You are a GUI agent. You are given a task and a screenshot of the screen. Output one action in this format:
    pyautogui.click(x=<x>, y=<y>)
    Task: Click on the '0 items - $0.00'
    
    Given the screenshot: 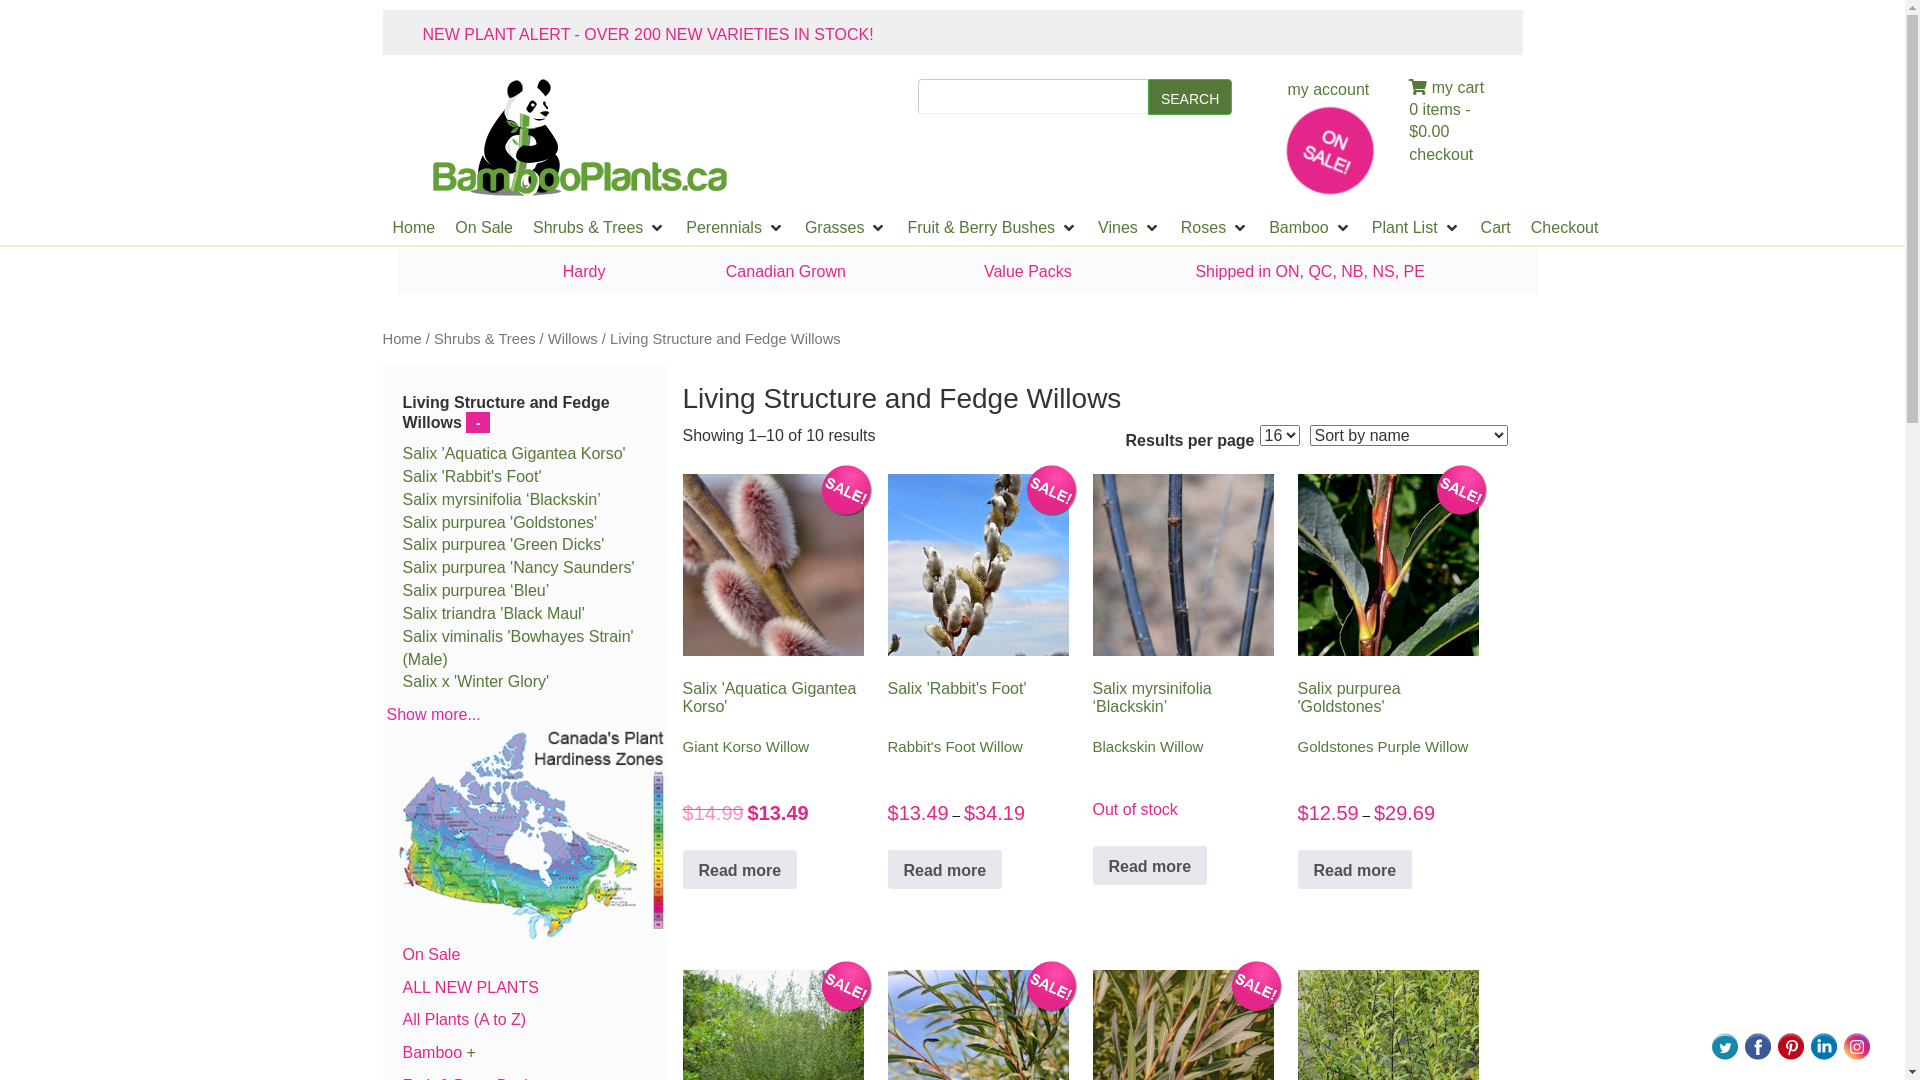 What is the action you would take?
    pyautogui.click(x=1438, y=120)
    